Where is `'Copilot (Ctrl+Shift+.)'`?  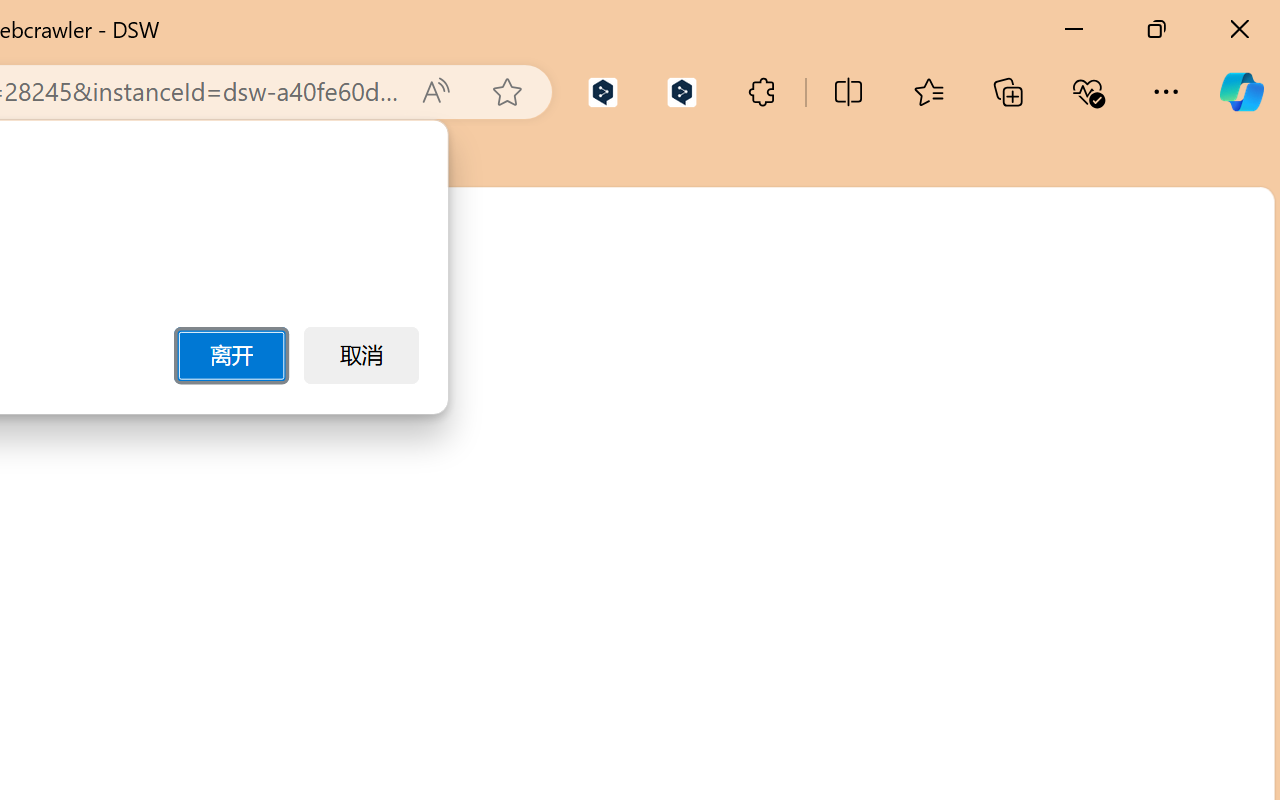
'Copilot (Ctrl+Shift+.)' is located at coordinates (1240, 91).